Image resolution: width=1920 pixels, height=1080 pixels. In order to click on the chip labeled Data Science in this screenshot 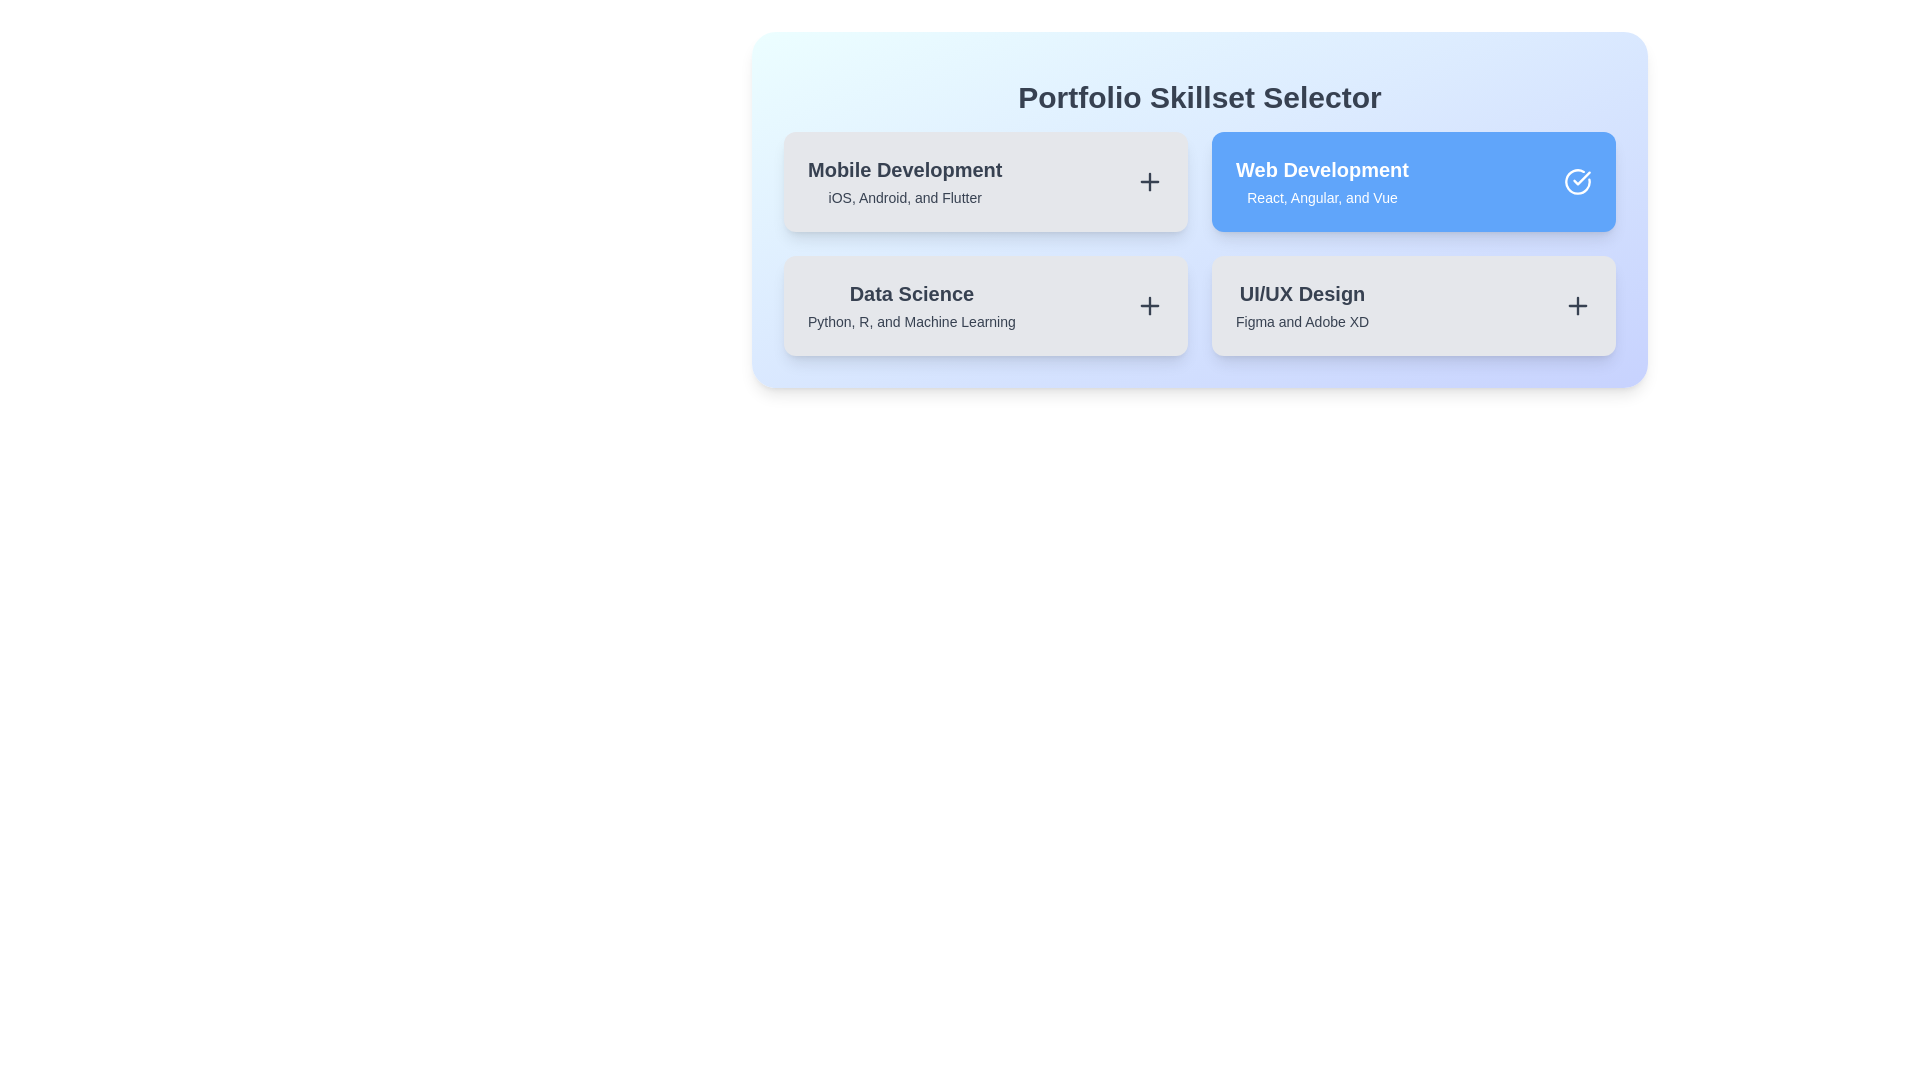, I will do `click(985, 305)`.